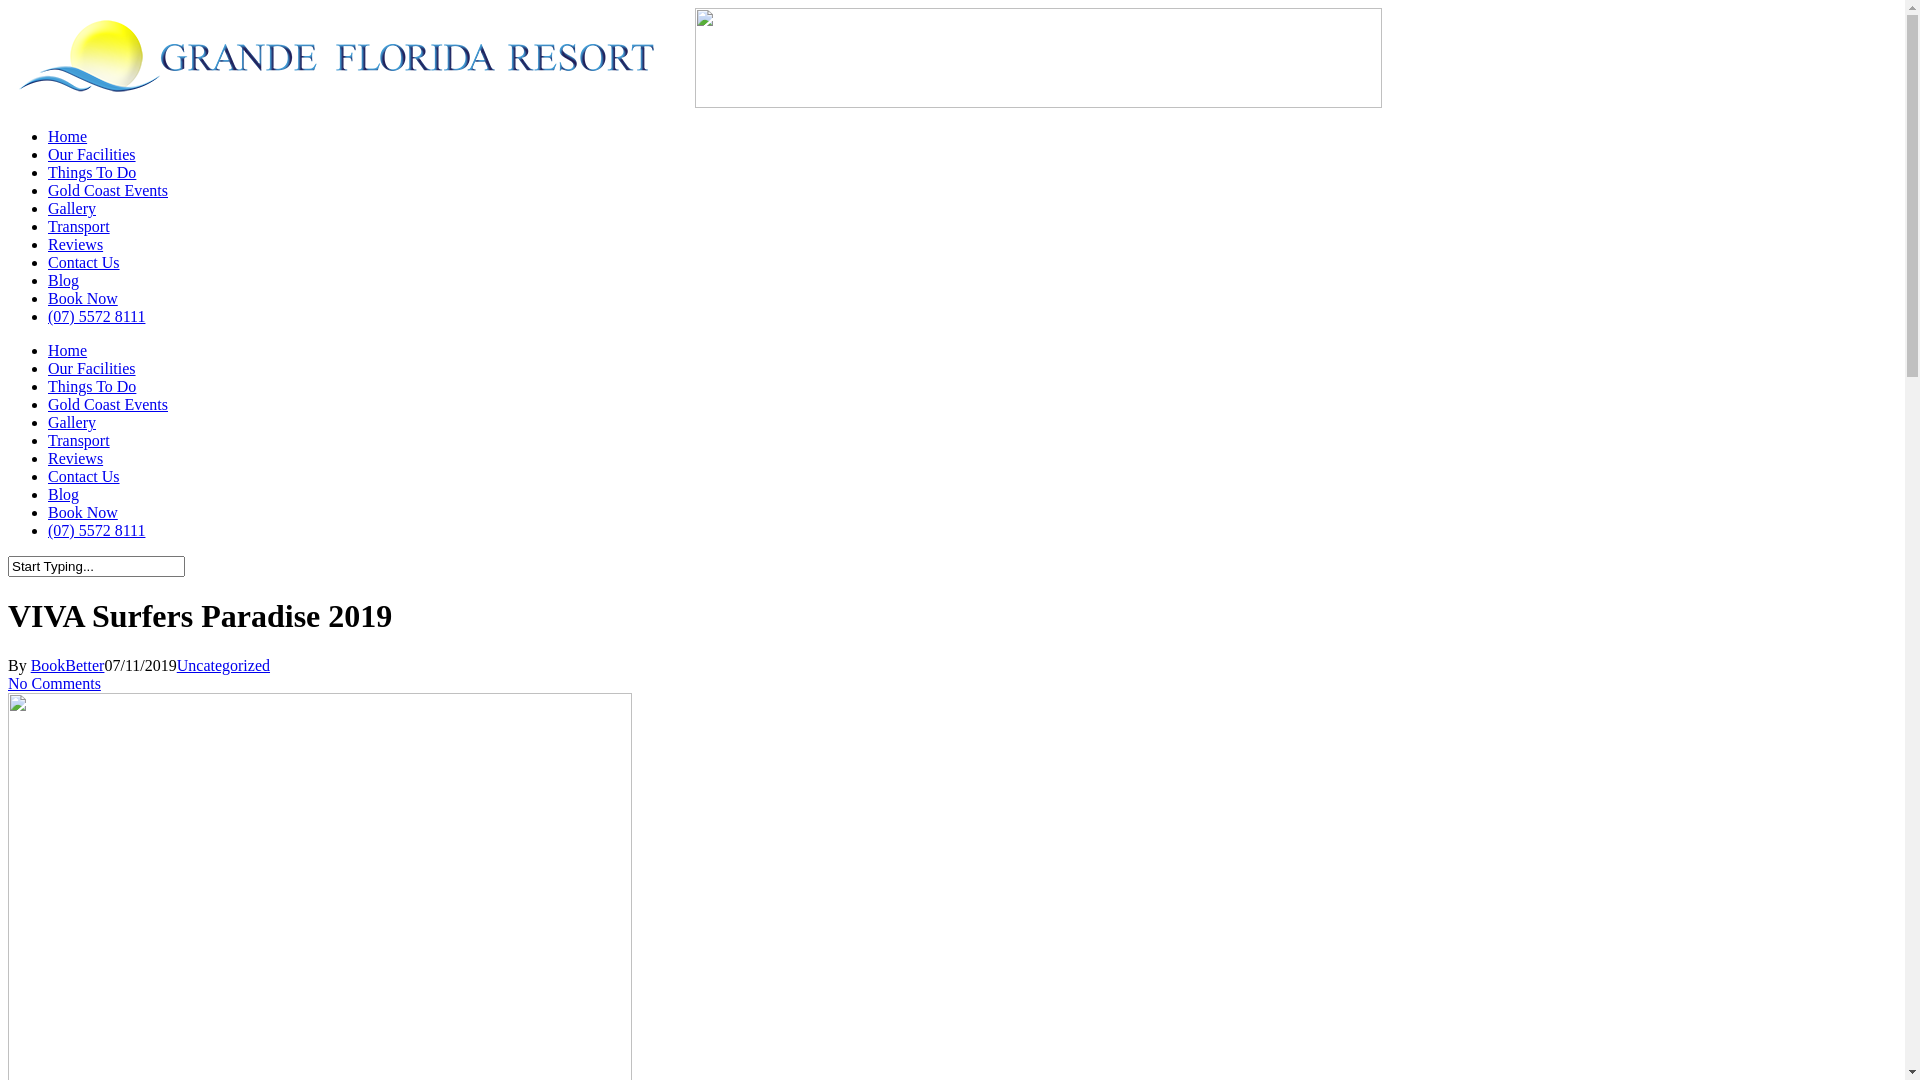 This screenshot has width=1920, height=1080. I want to click on 'Blog', so click(63, 494).